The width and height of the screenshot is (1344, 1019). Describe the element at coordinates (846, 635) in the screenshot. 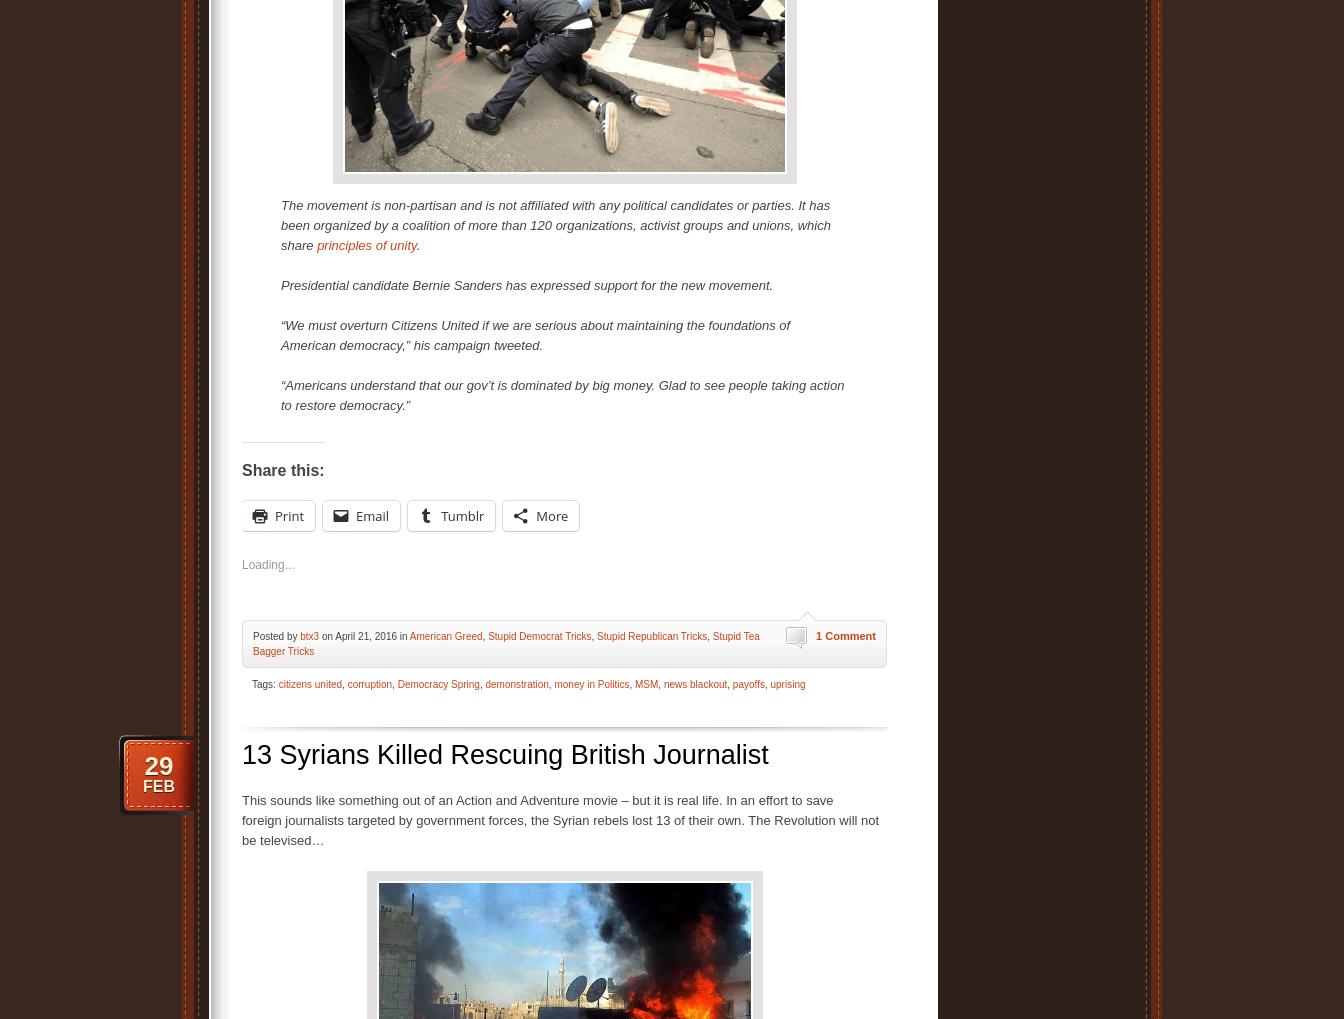

I see `'1 Comment'` at that location.